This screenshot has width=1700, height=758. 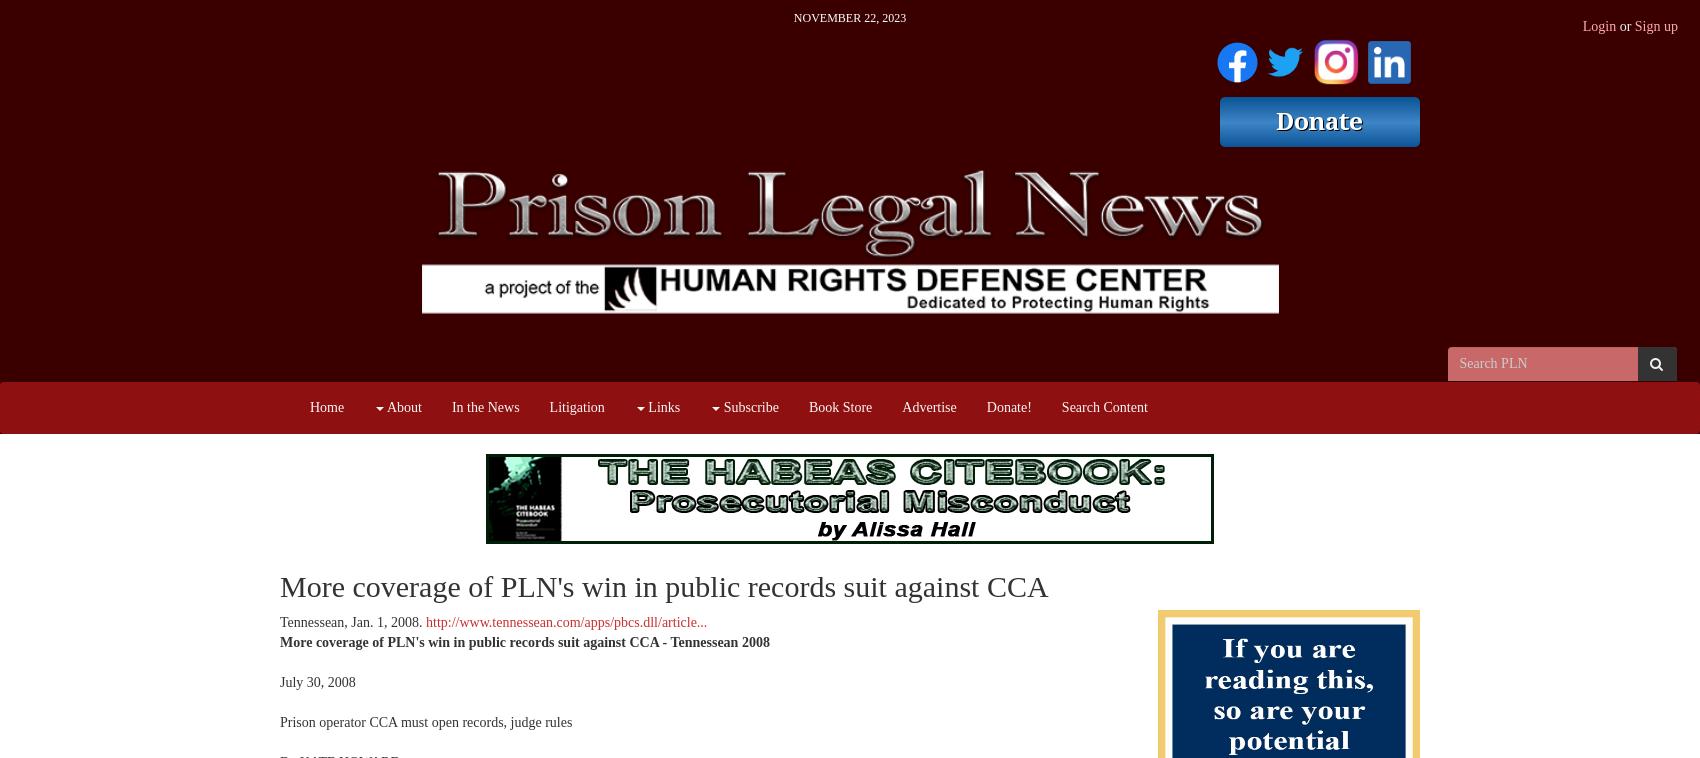 I want to click on 'Sign up', so click(x=1654, y=25).